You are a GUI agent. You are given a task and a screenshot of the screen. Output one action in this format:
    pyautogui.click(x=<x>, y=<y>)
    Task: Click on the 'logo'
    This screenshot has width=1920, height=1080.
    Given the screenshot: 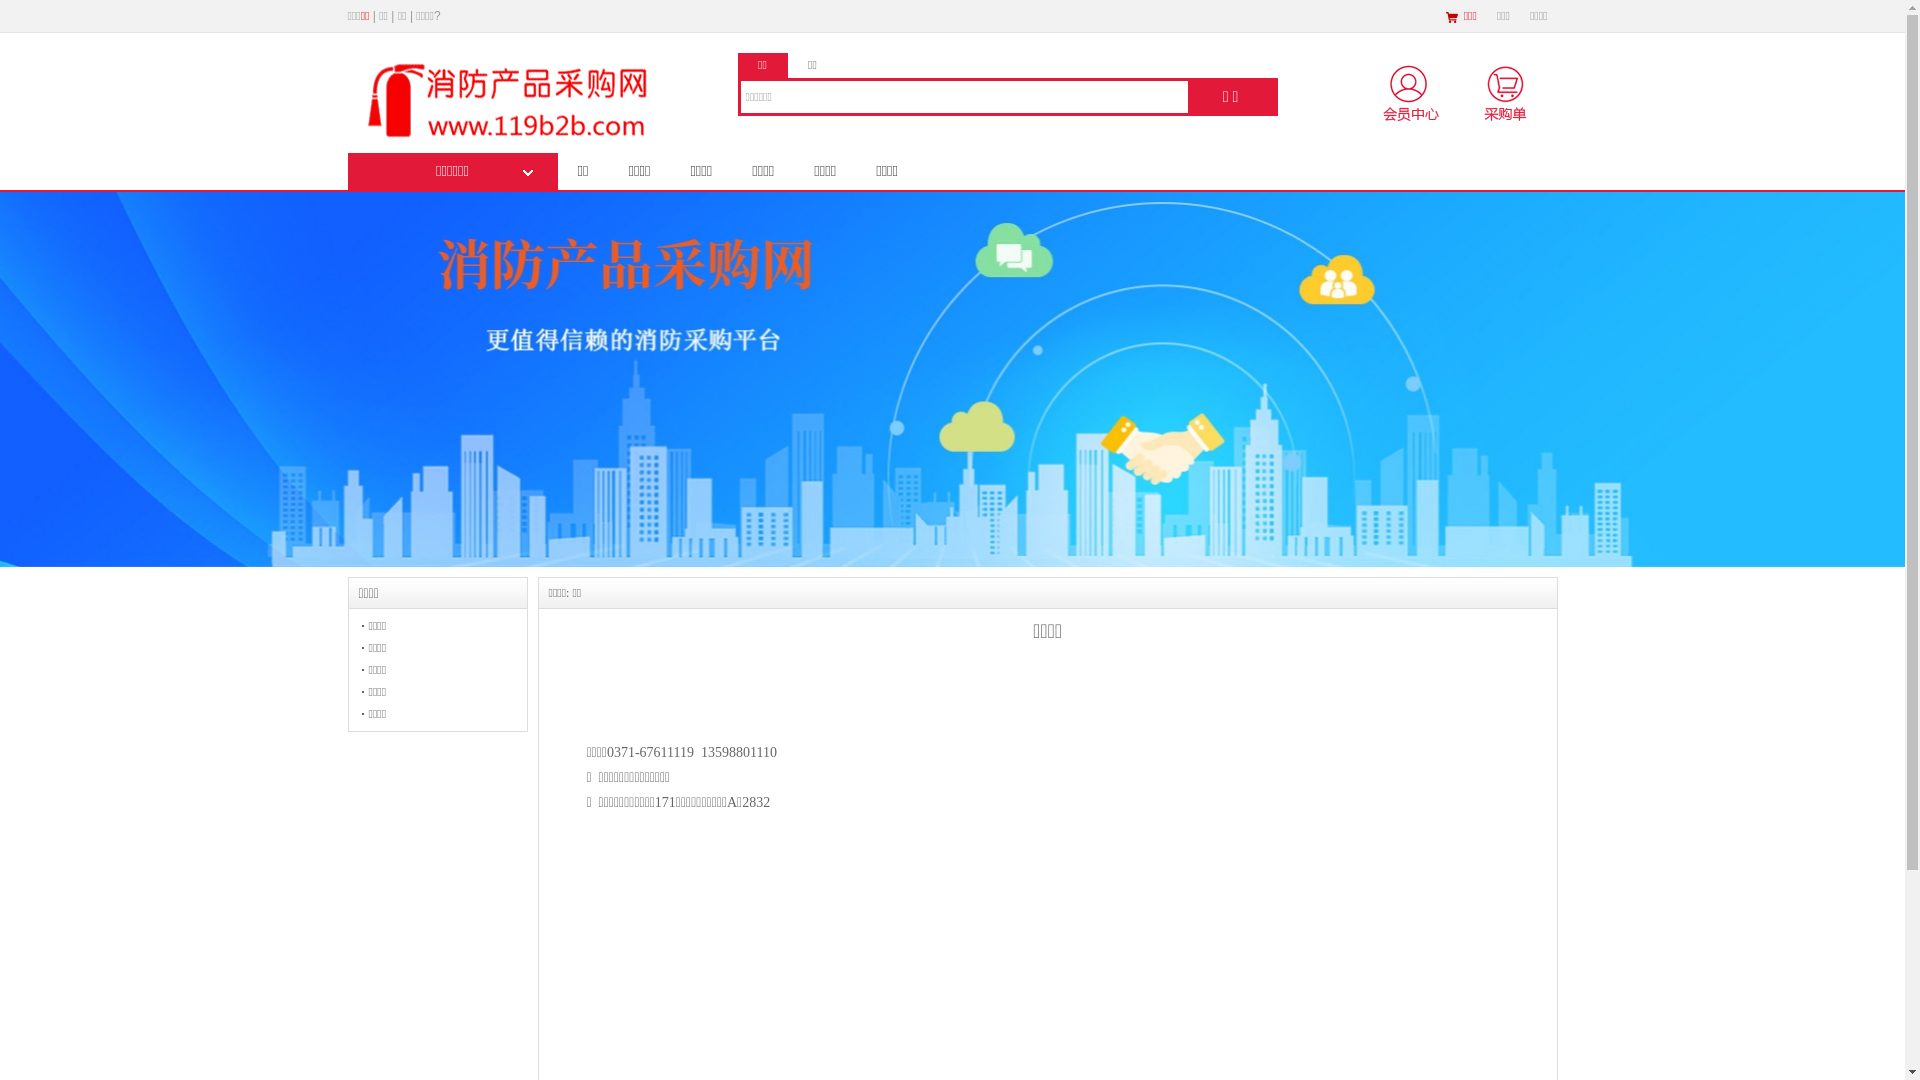 What is the action you would take?
    pyautogui.click(x=523, y=100)
    